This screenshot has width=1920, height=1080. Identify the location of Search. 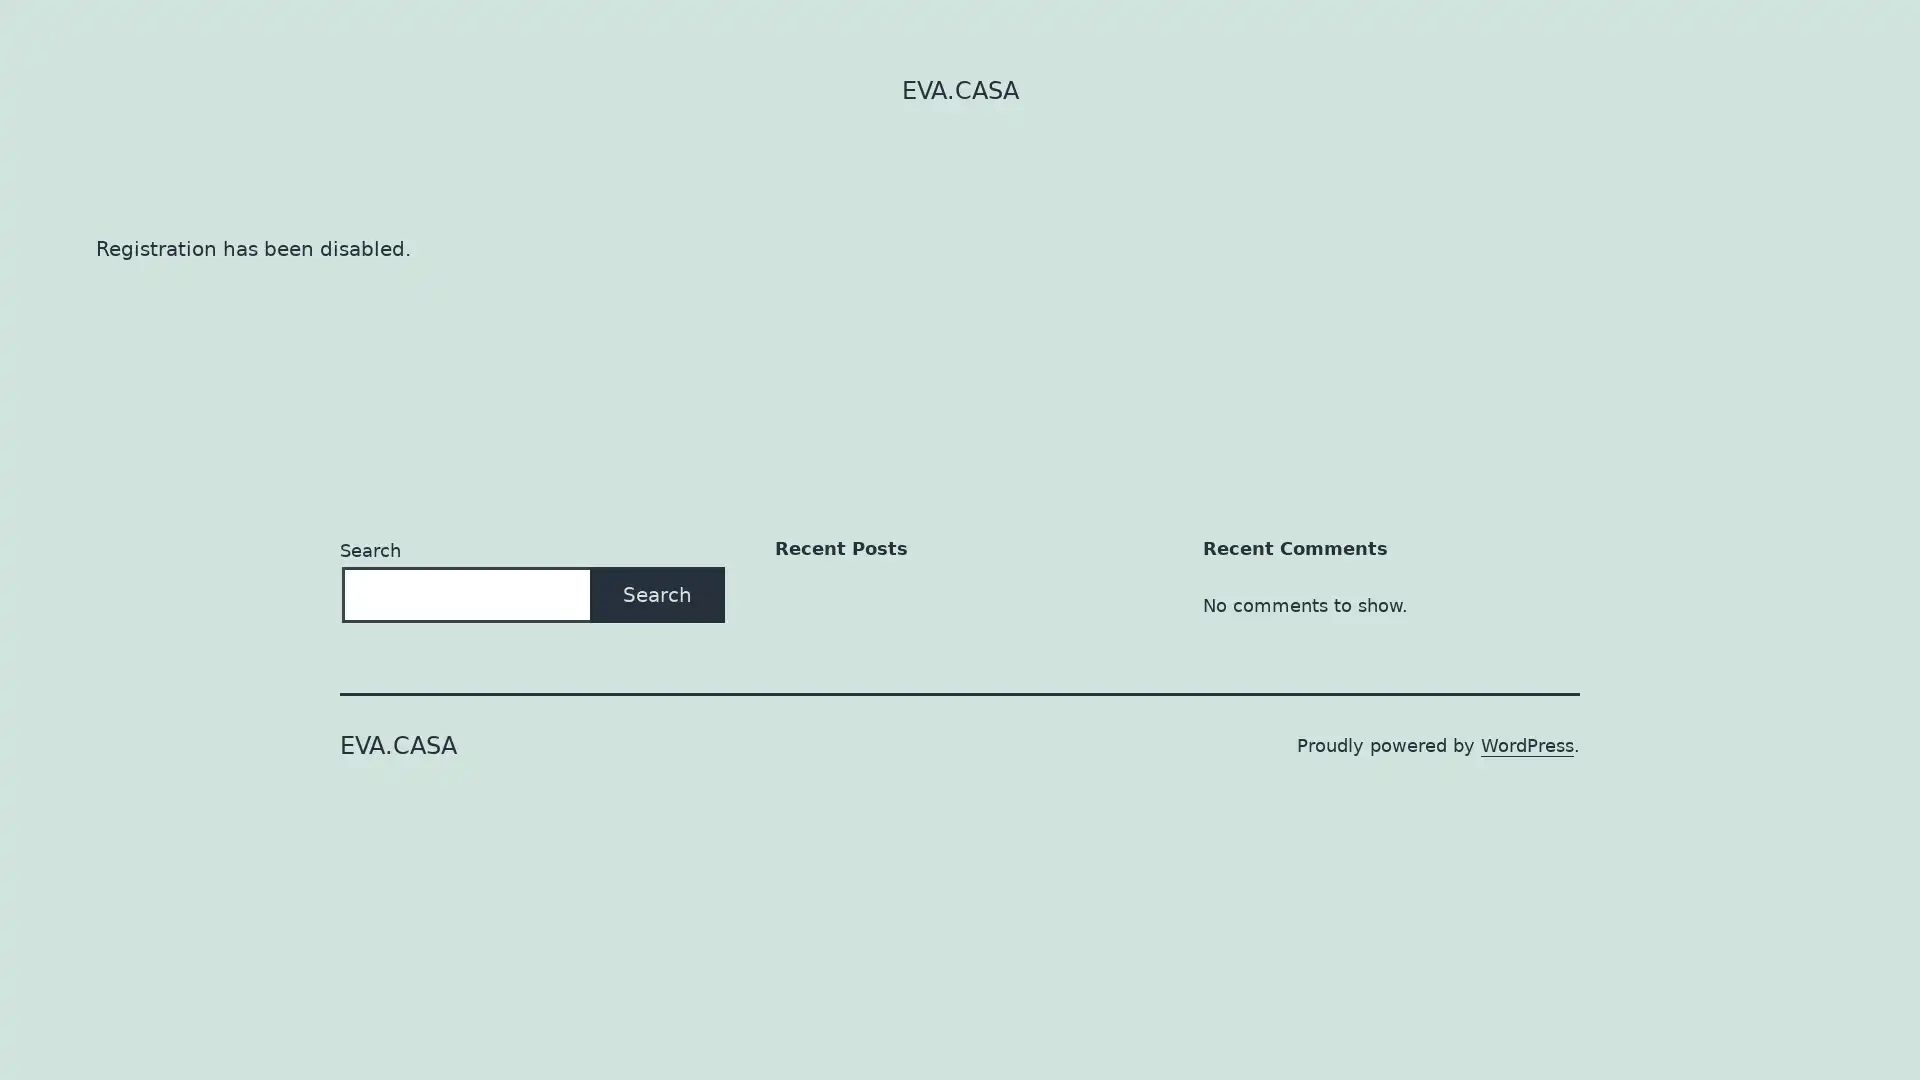
(657, 593).